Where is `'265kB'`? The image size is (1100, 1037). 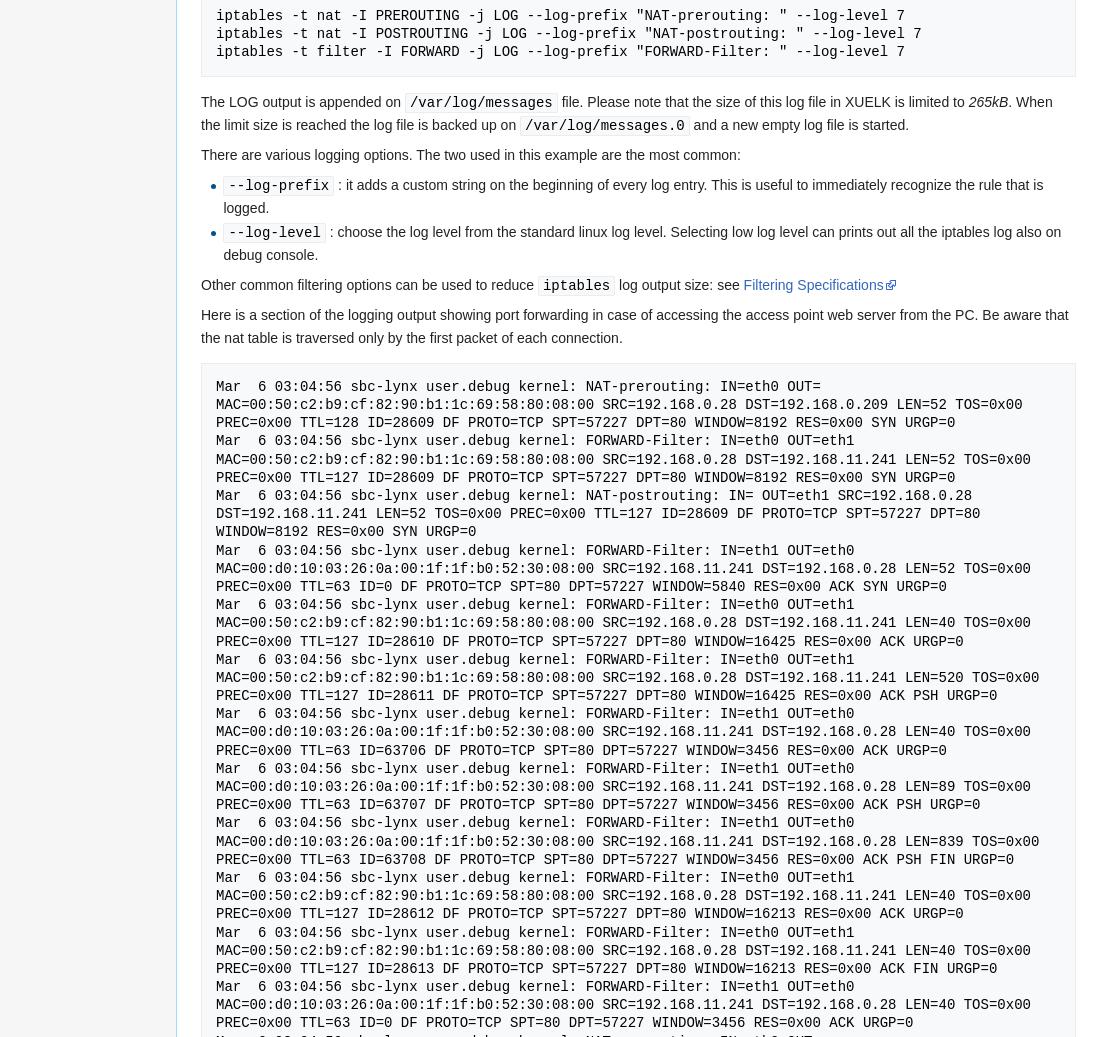
'265kB' is located at coordinates (987, 100).